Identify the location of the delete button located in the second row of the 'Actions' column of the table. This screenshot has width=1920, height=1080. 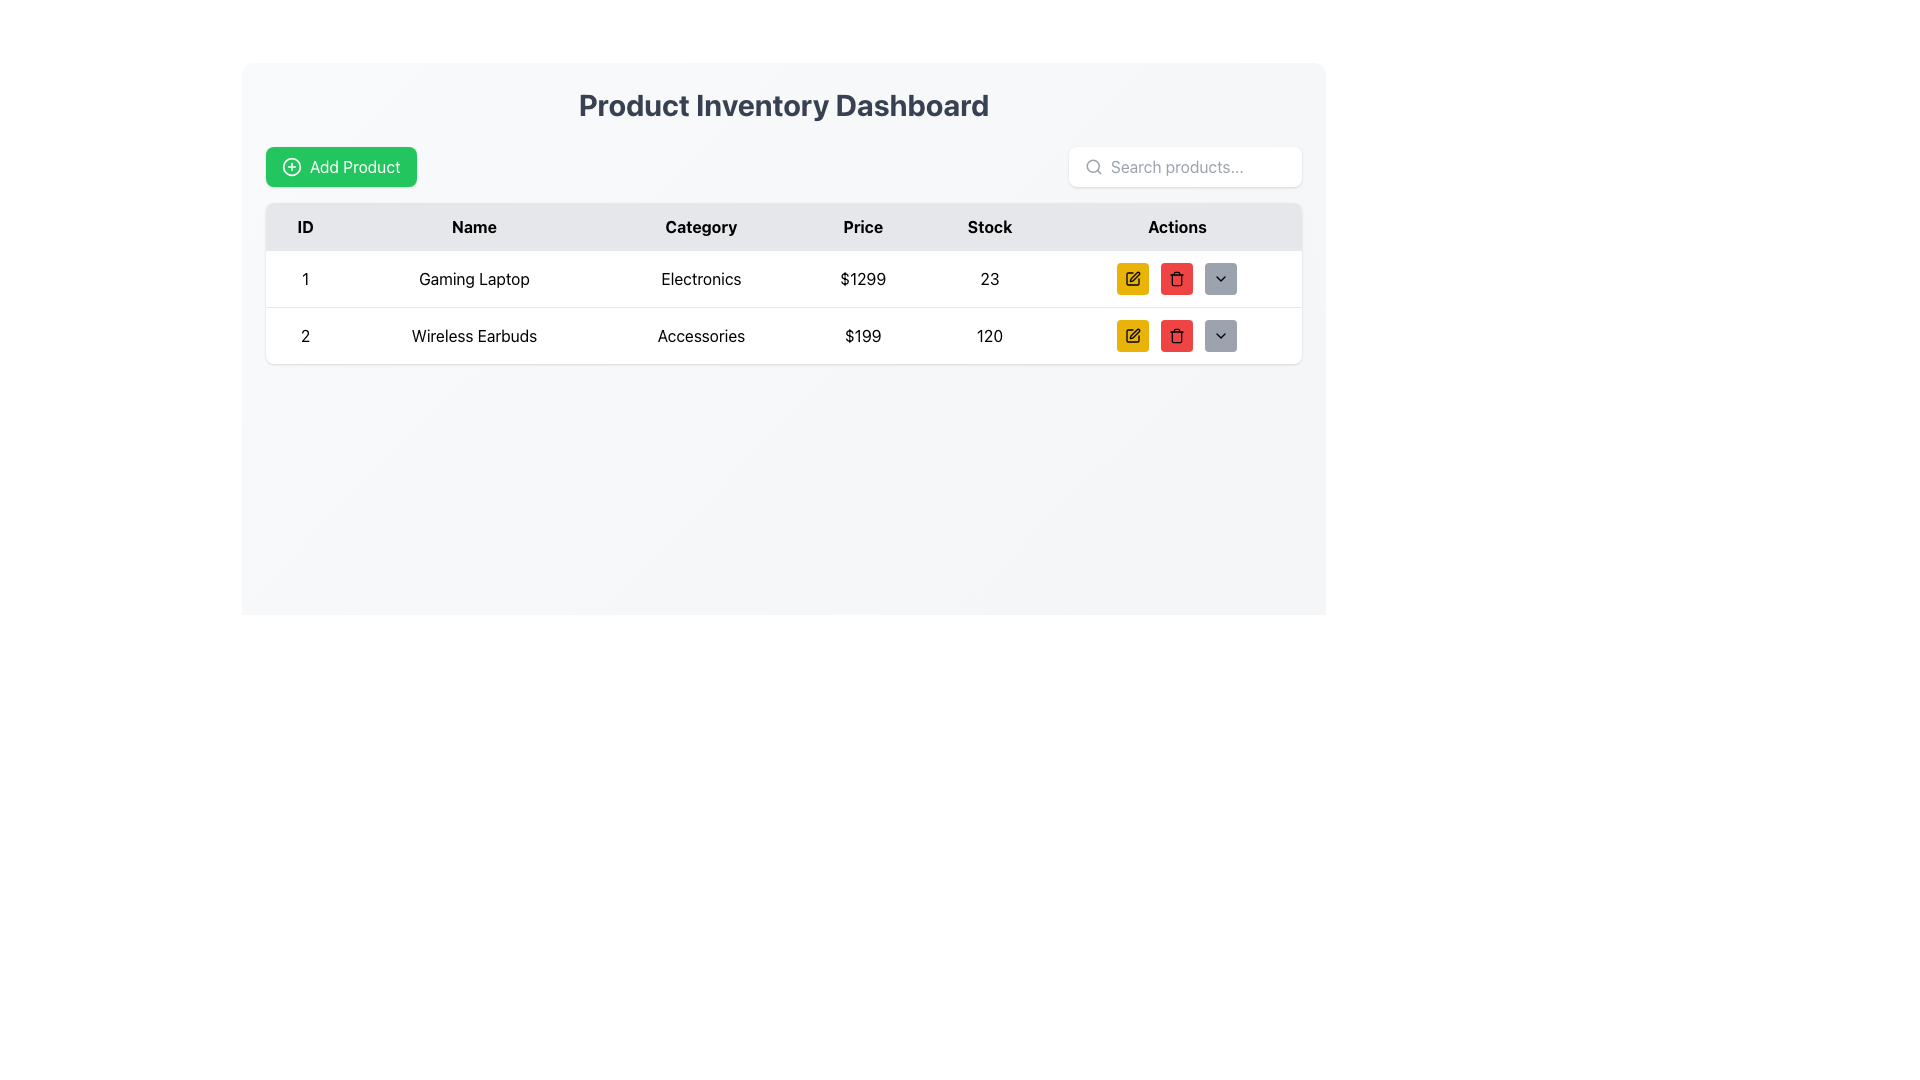
(1177, 278).